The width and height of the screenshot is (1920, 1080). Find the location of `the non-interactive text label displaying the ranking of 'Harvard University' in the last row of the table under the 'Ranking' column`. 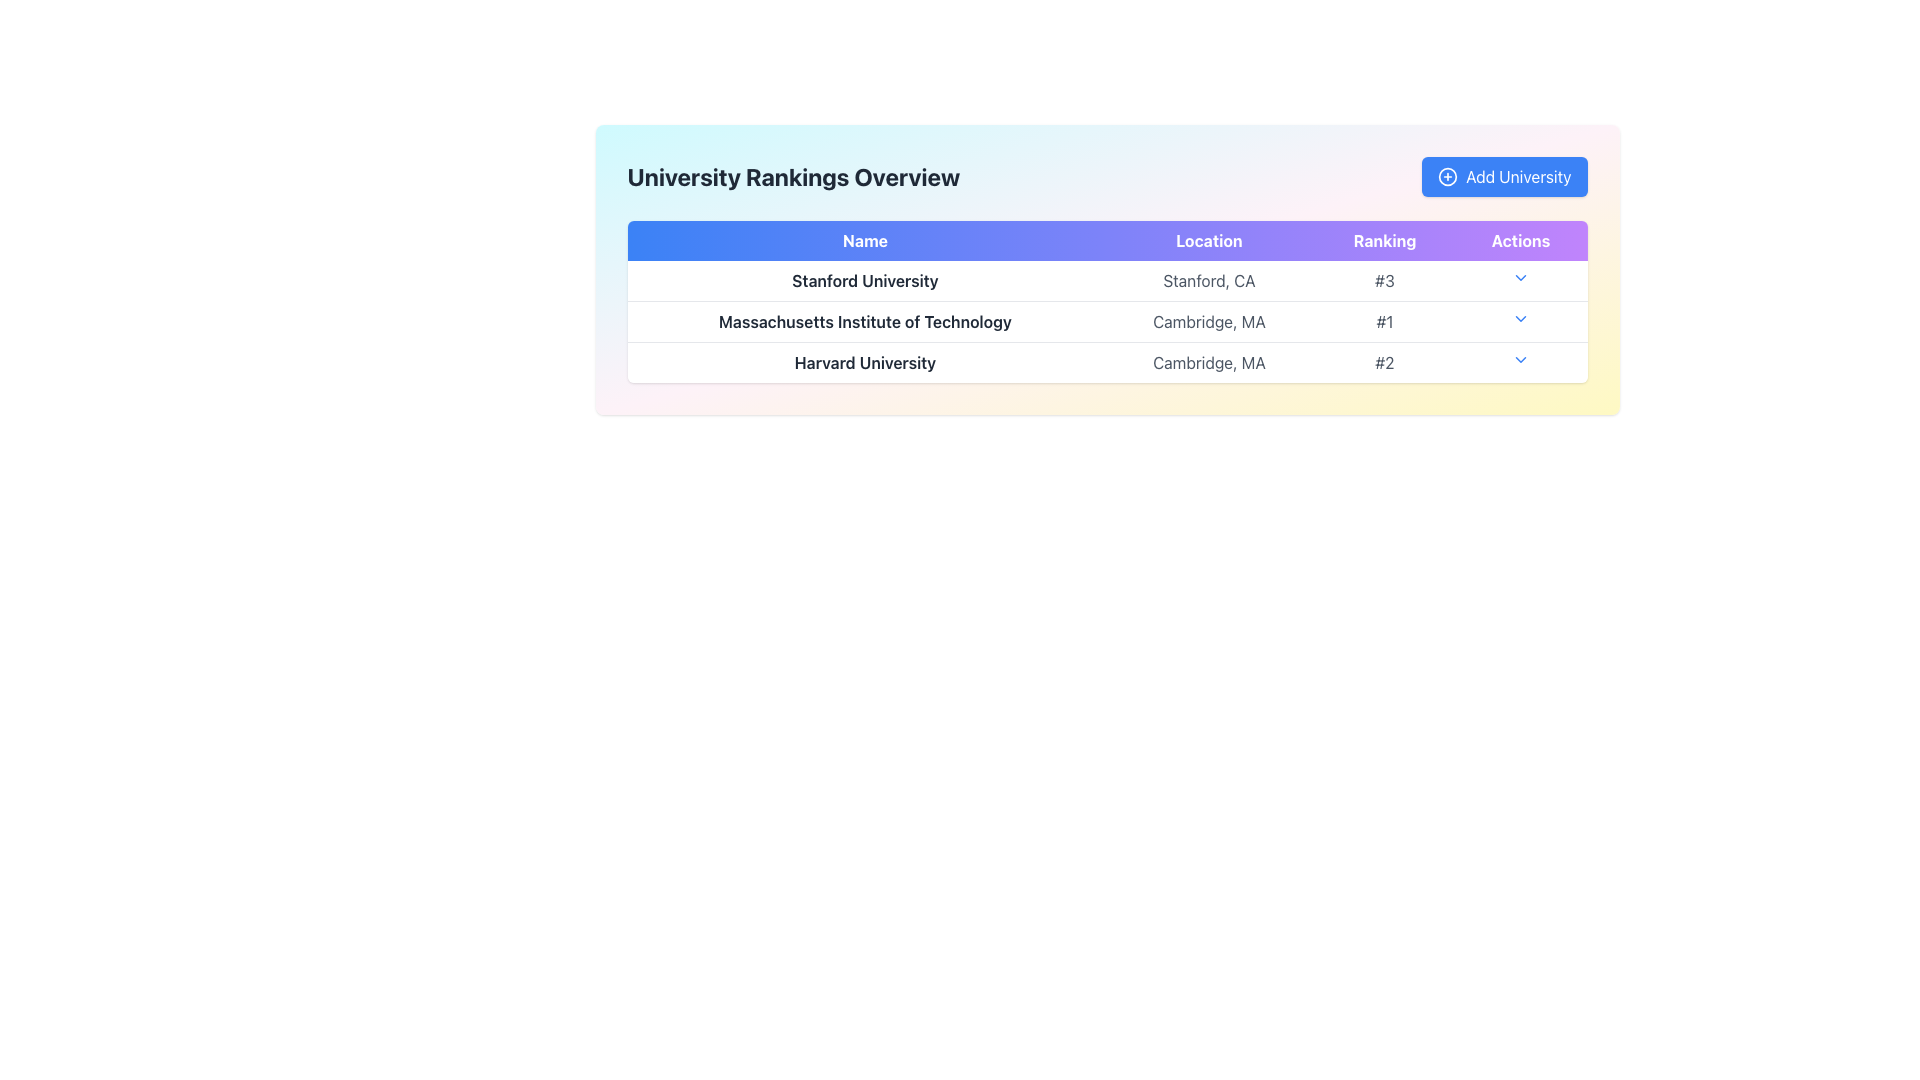

the non-interactive text label displaying the ranking of 'Harvard University' in the last row of the table under the 'Ranking' column is located at coordinates (1384, 362).